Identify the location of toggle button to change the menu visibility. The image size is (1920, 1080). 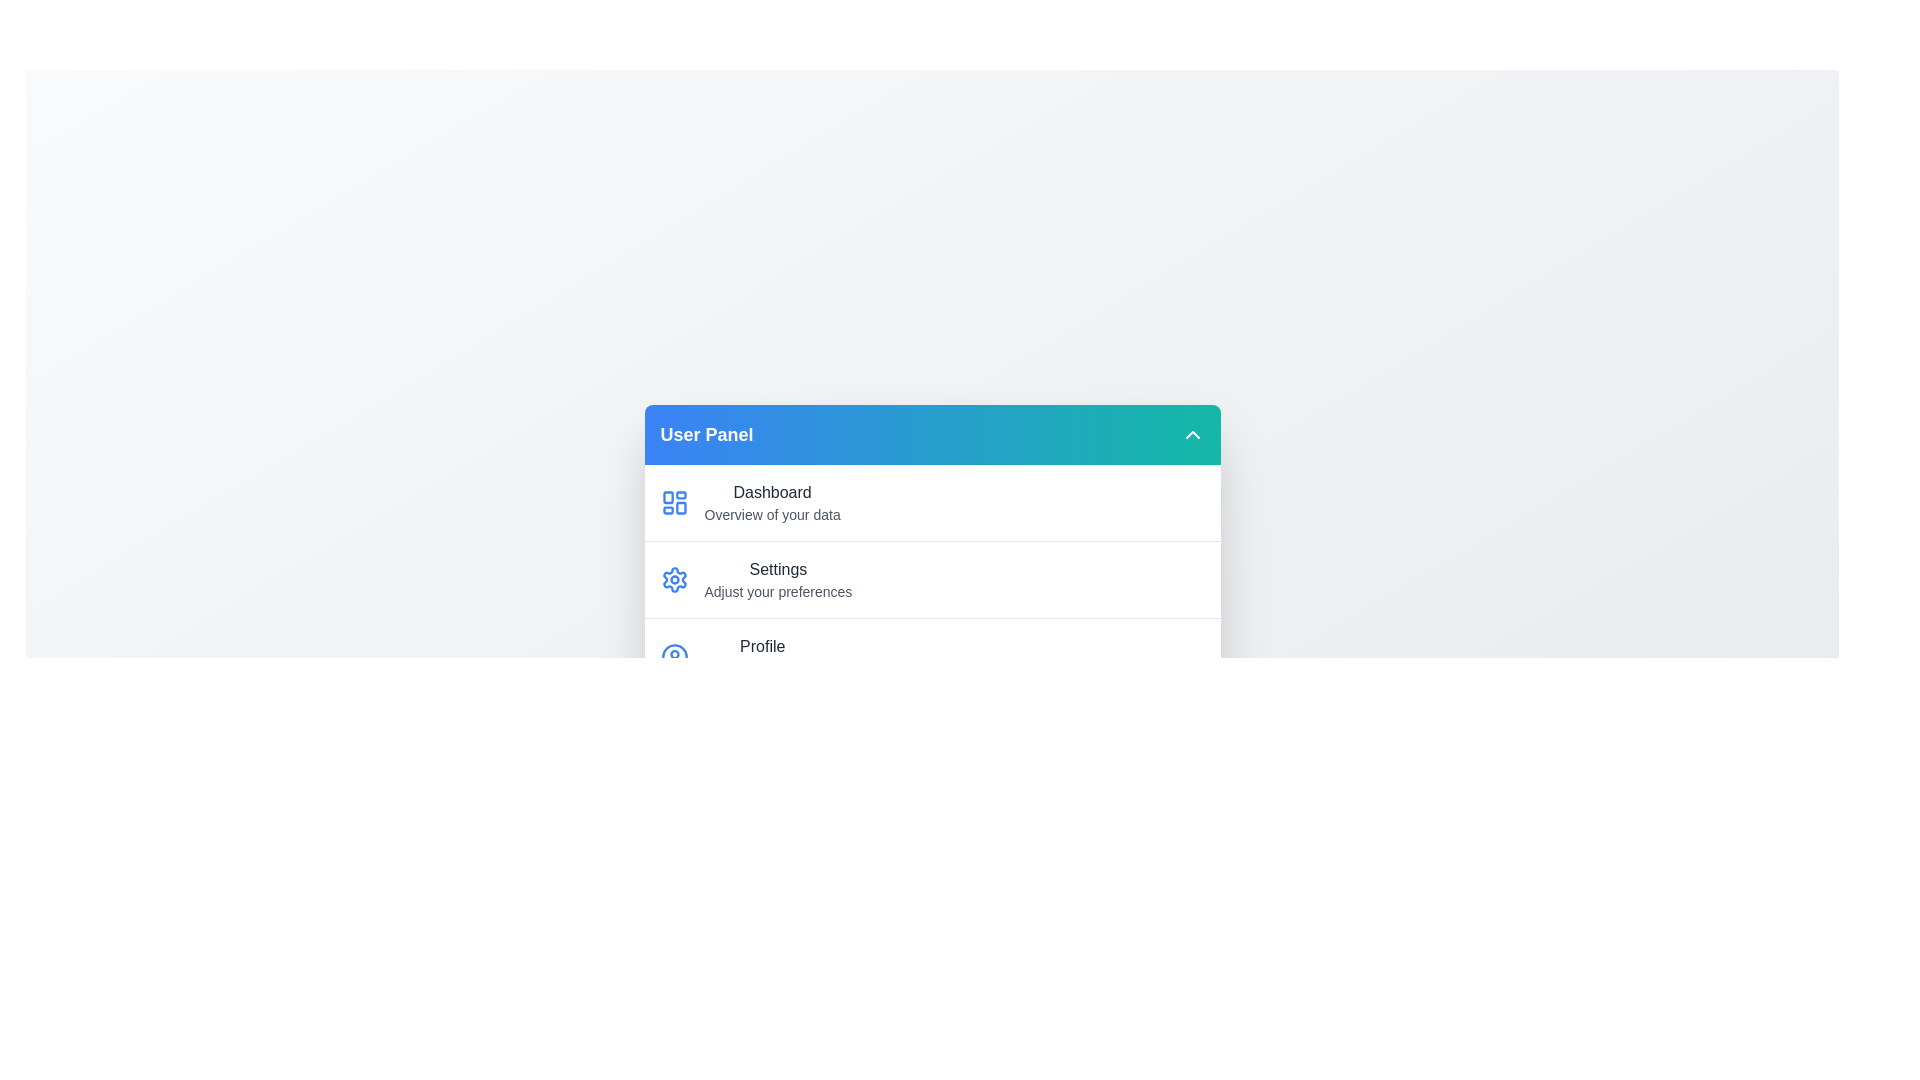
(1192, 433).